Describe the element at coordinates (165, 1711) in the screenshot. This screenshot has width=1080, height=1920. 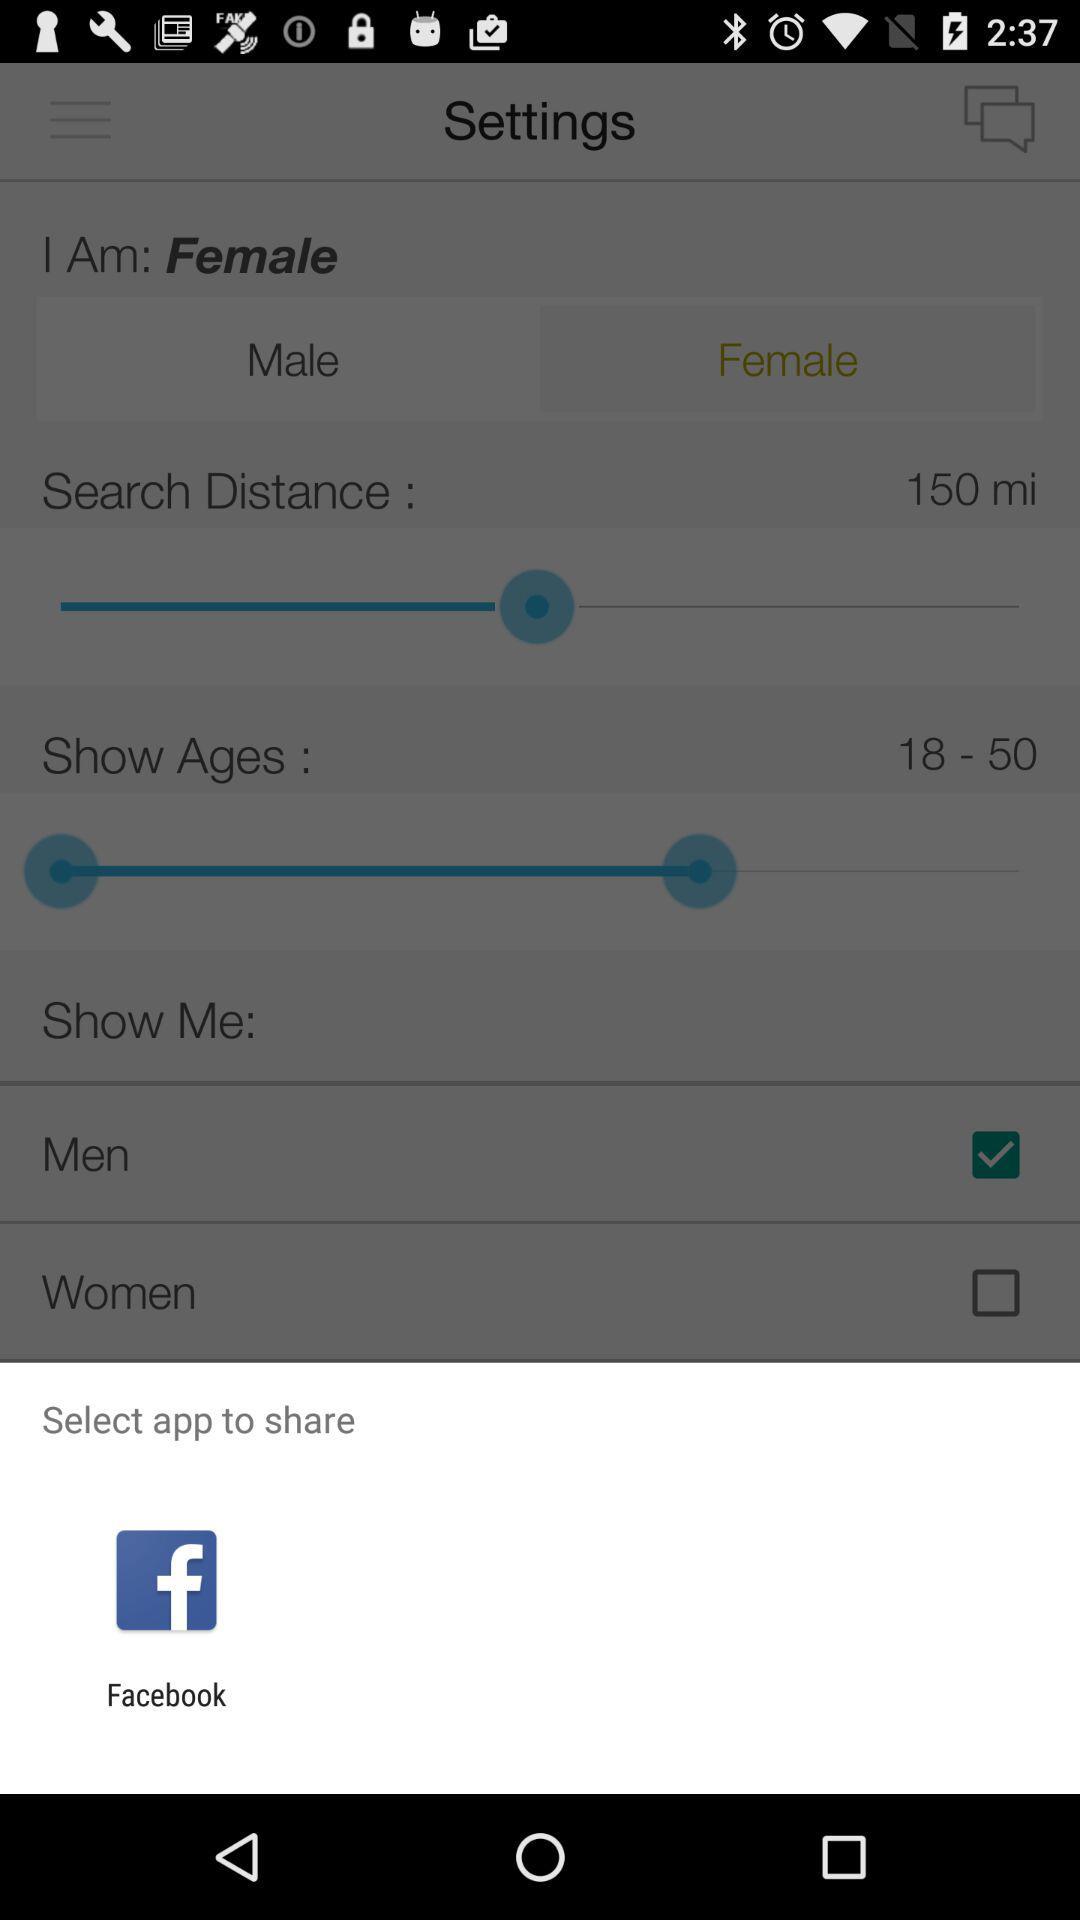
I see `facebook` at that location.